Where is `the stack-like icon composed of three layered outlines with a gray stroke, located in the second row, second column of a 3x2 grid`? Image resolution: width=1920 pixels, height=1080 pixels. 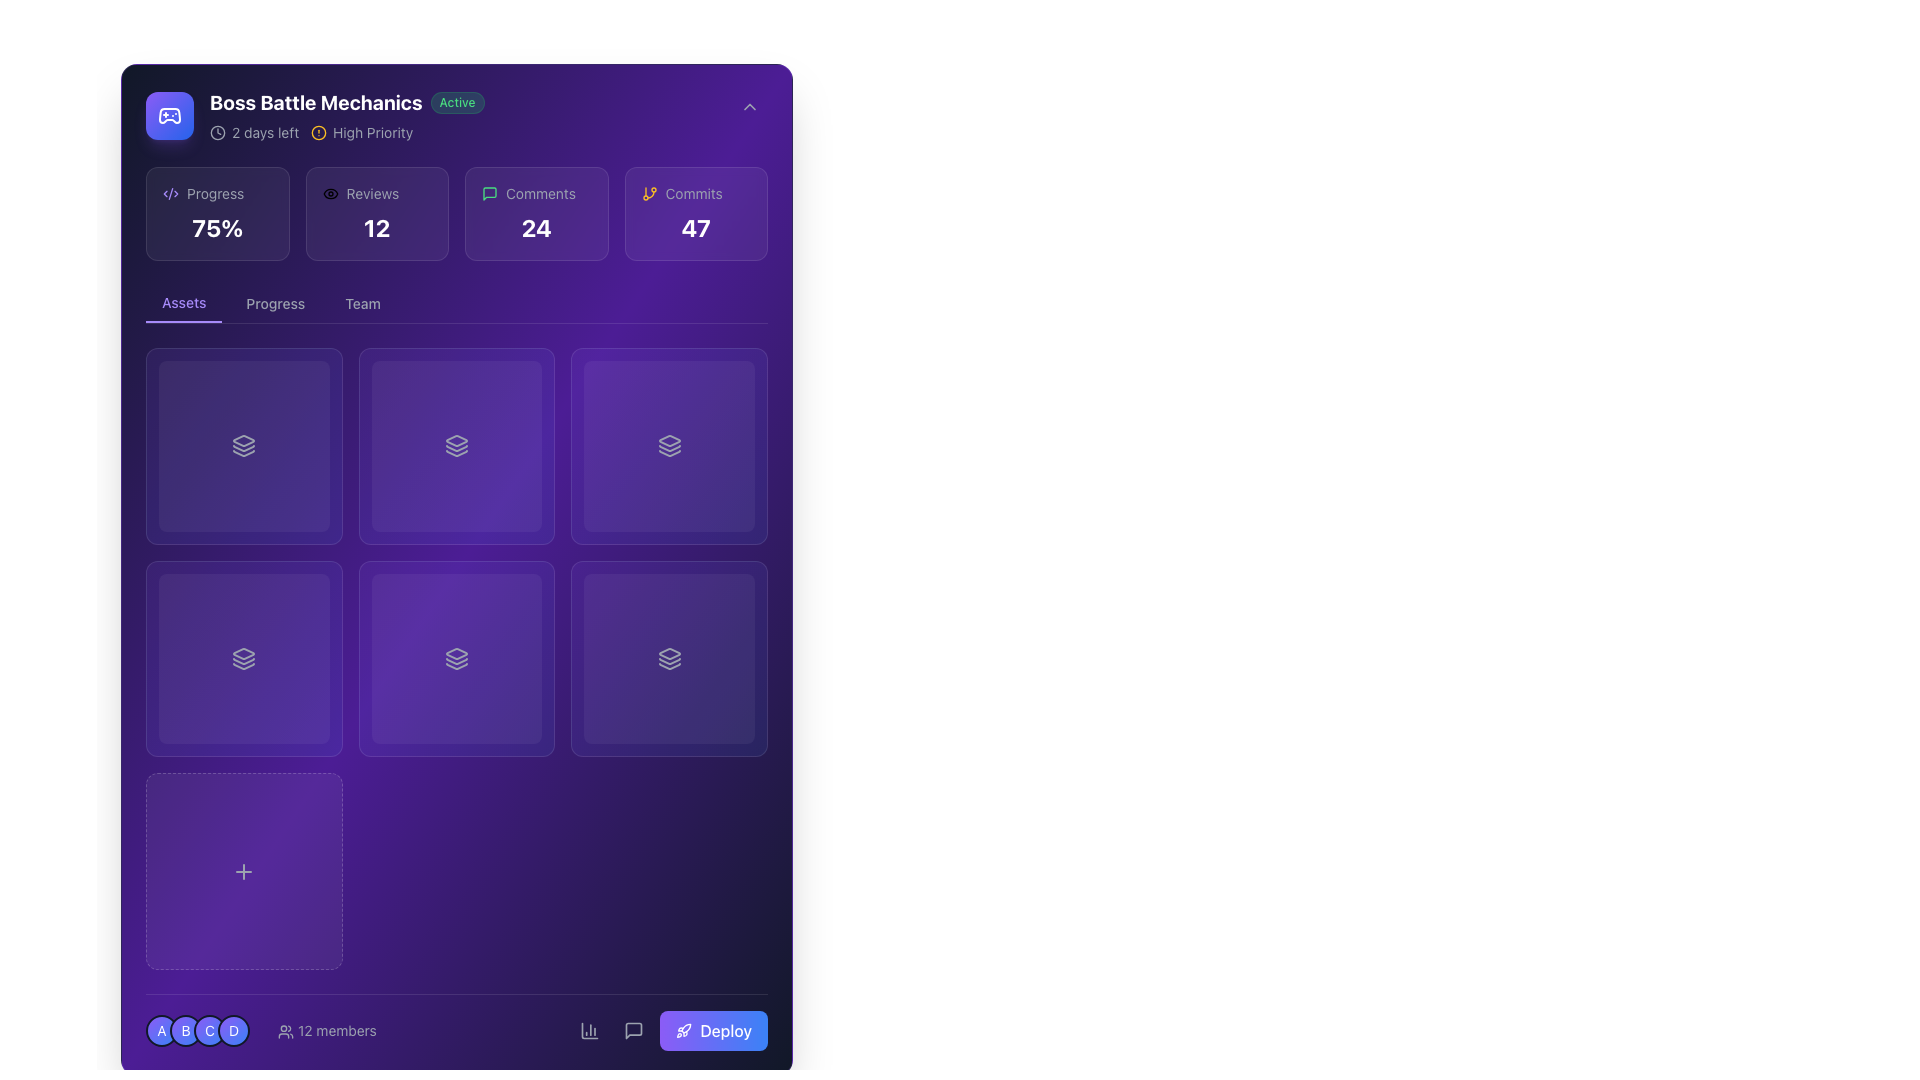 the stack-like icon composed of three layered outlines with a gray stroke, located in the second row, second column of a 3x2 grid is located at coordinates (455, 659).